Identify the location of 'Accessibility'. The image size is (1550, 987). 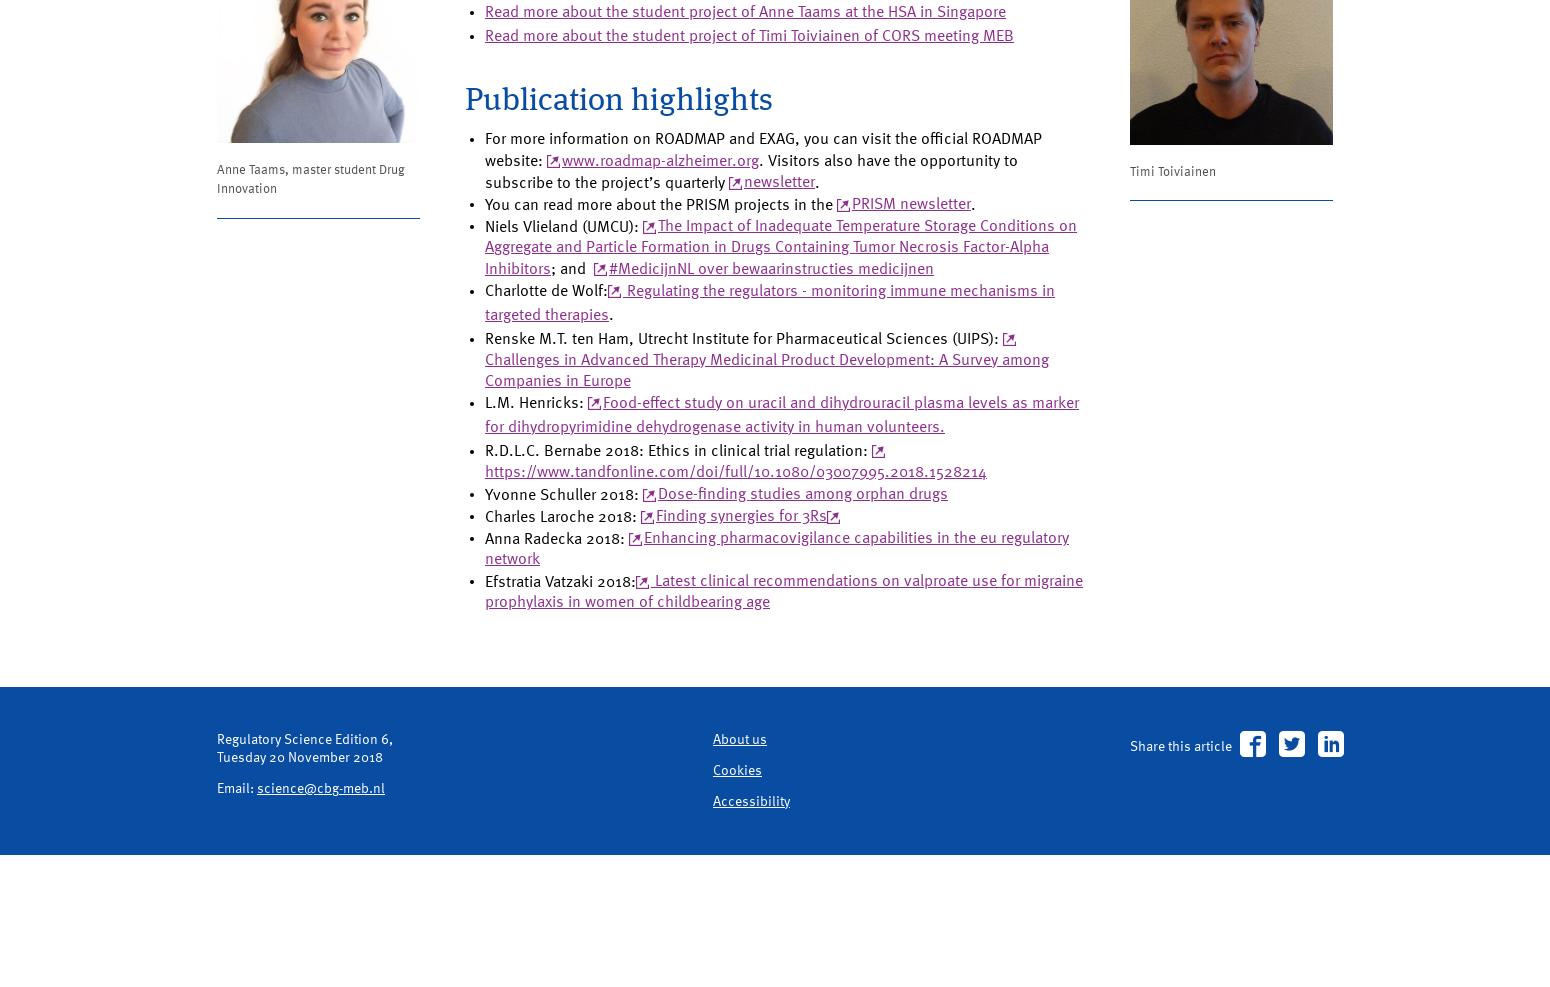
(754, 928).